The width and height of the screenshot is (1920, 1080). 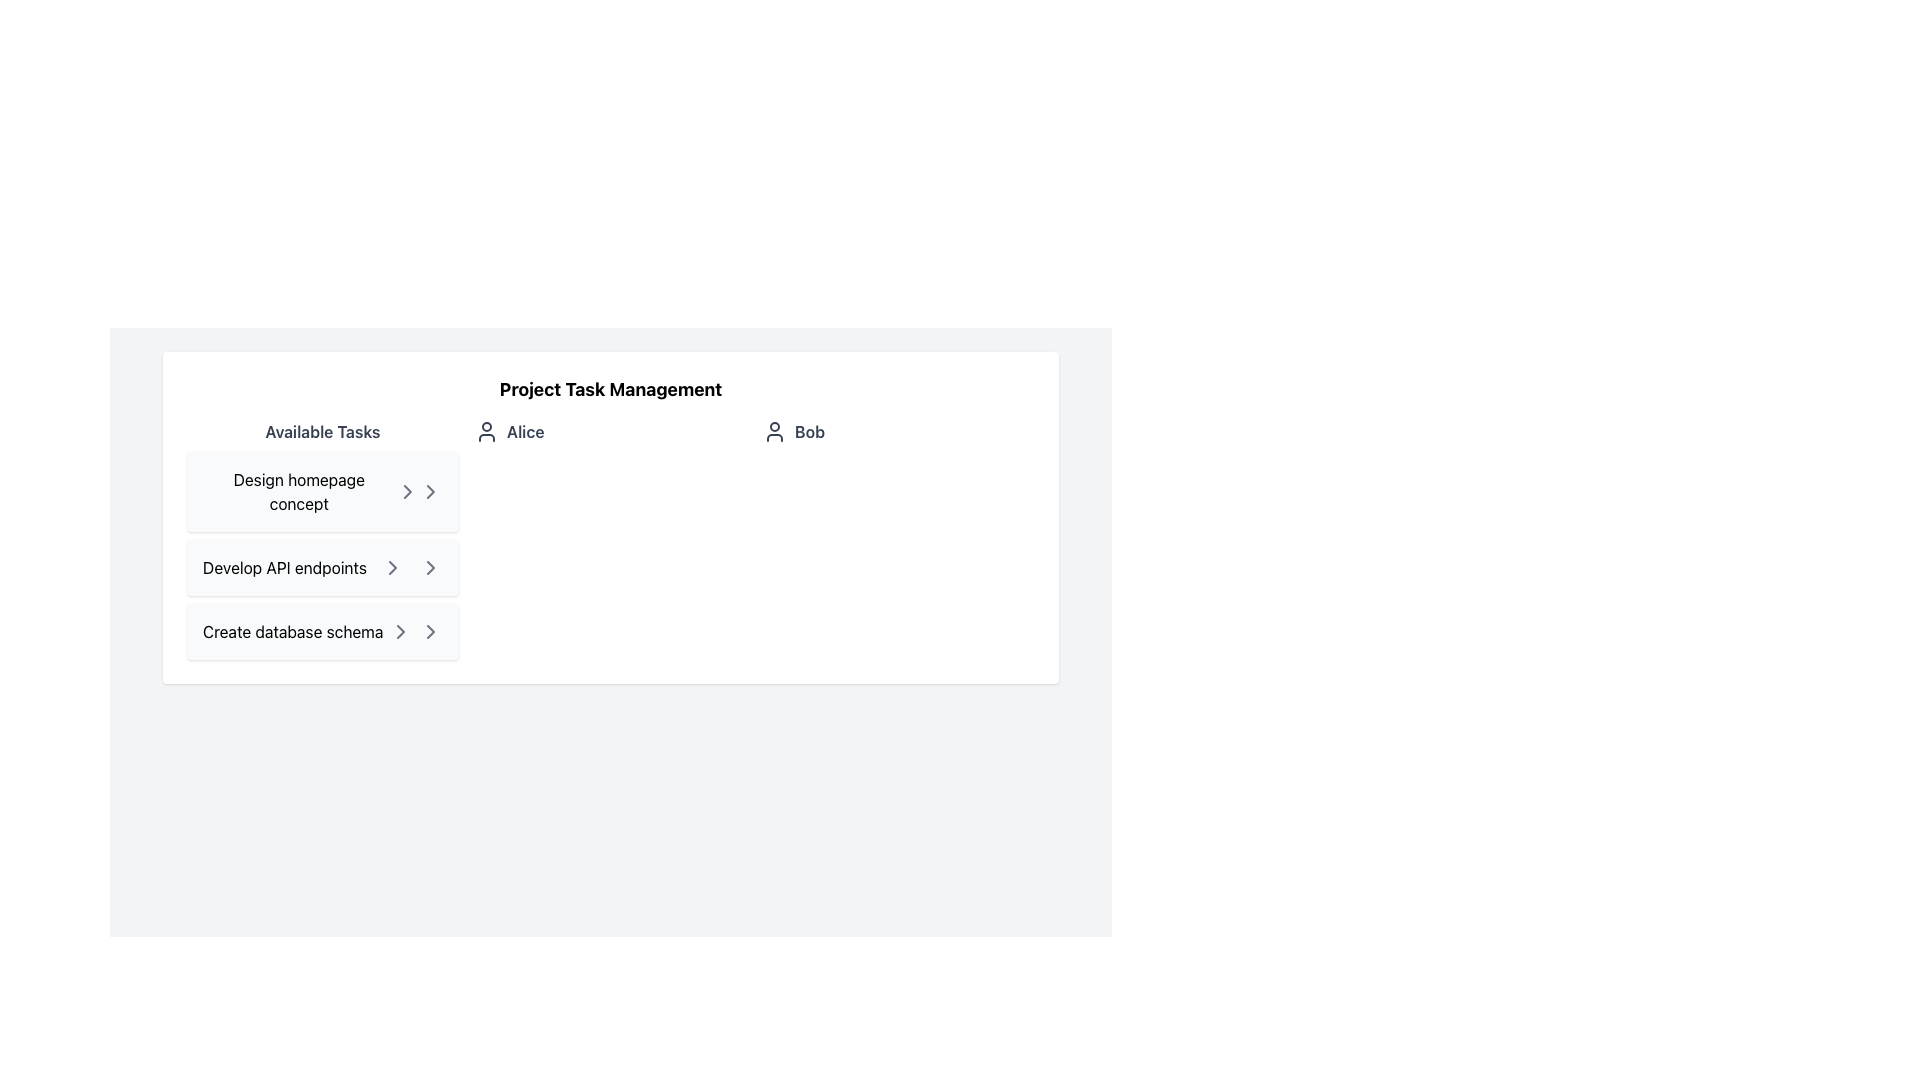 I want to click on the icon located at the far right side of the third list item labeled 'Create database schema' within the 'Available Tasks' list, so click(x=400, y=632).